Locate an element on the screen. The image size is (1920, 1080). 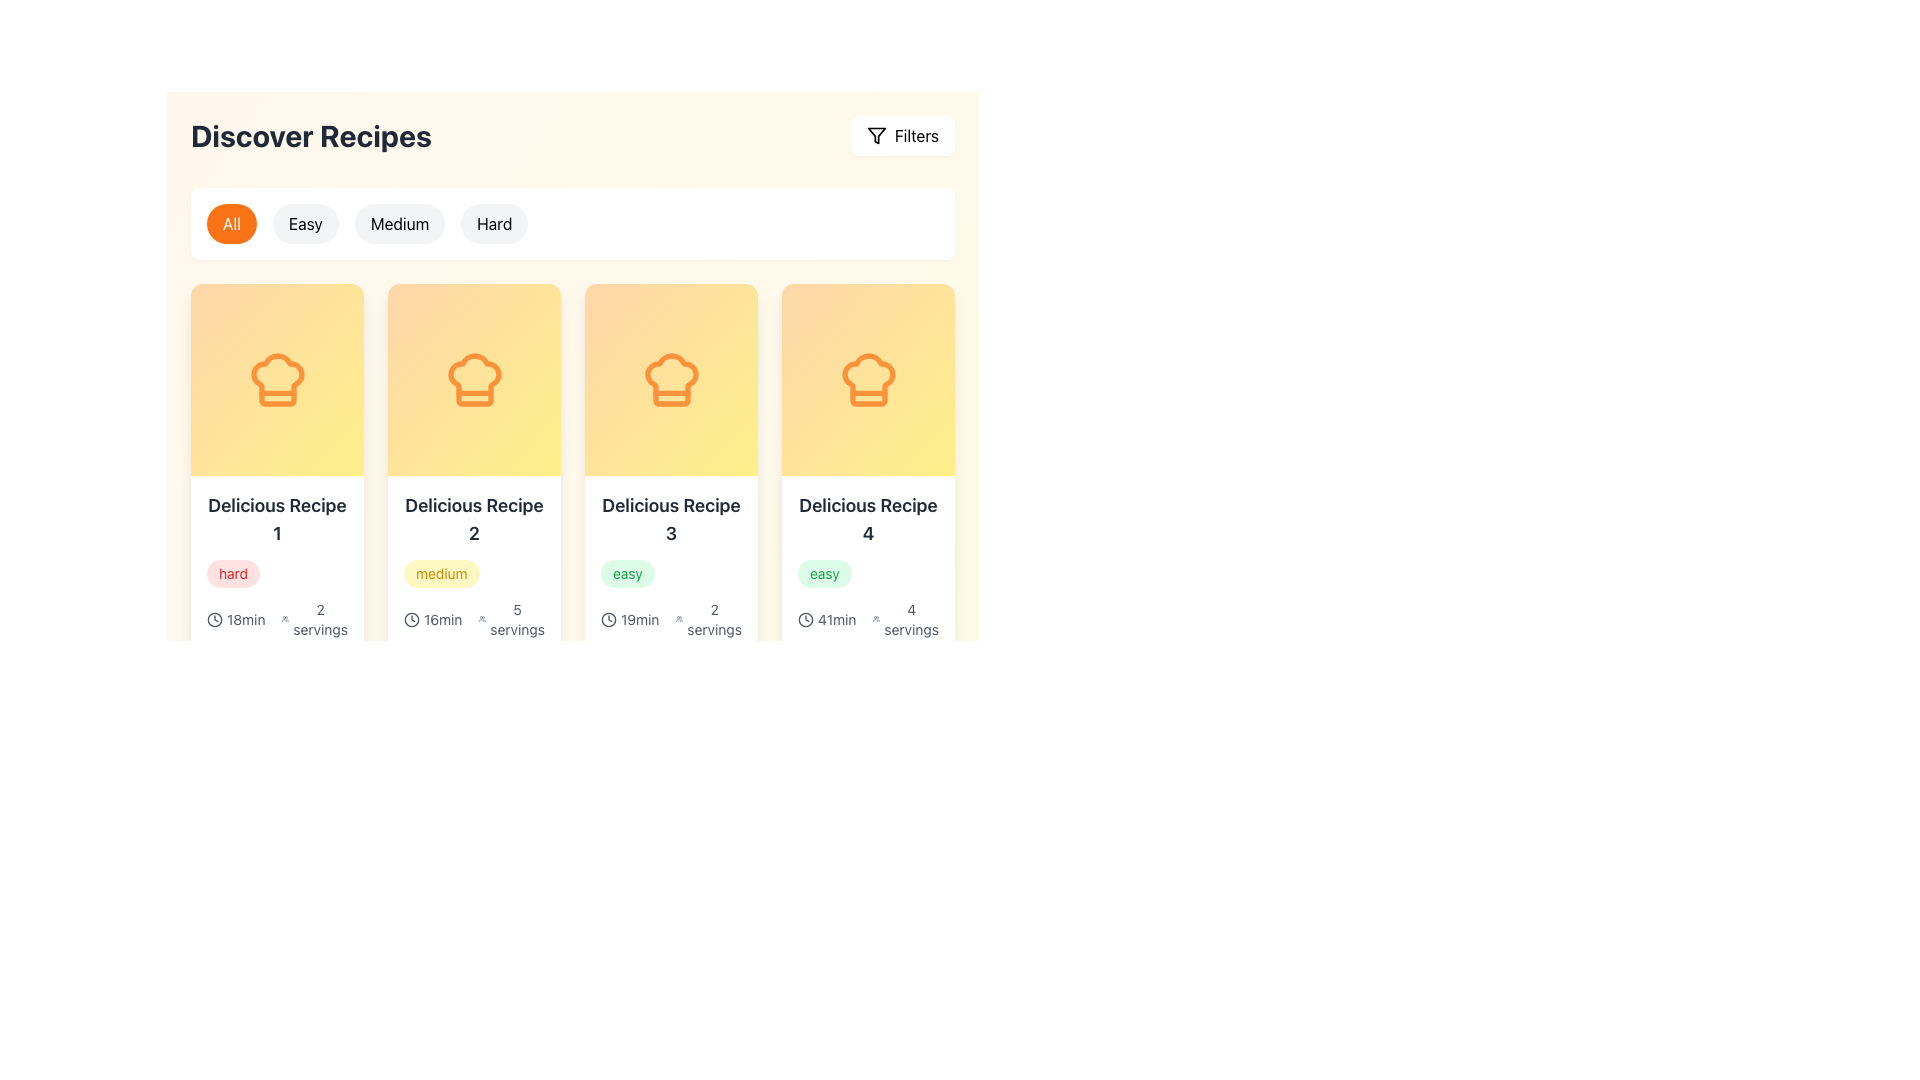
the central shape of the chef hat icon in the second column of chef hat icons, which is located above the text 'Delicious Recipe 2' on the yellow-toned card background is located at coordinates (473, 379).